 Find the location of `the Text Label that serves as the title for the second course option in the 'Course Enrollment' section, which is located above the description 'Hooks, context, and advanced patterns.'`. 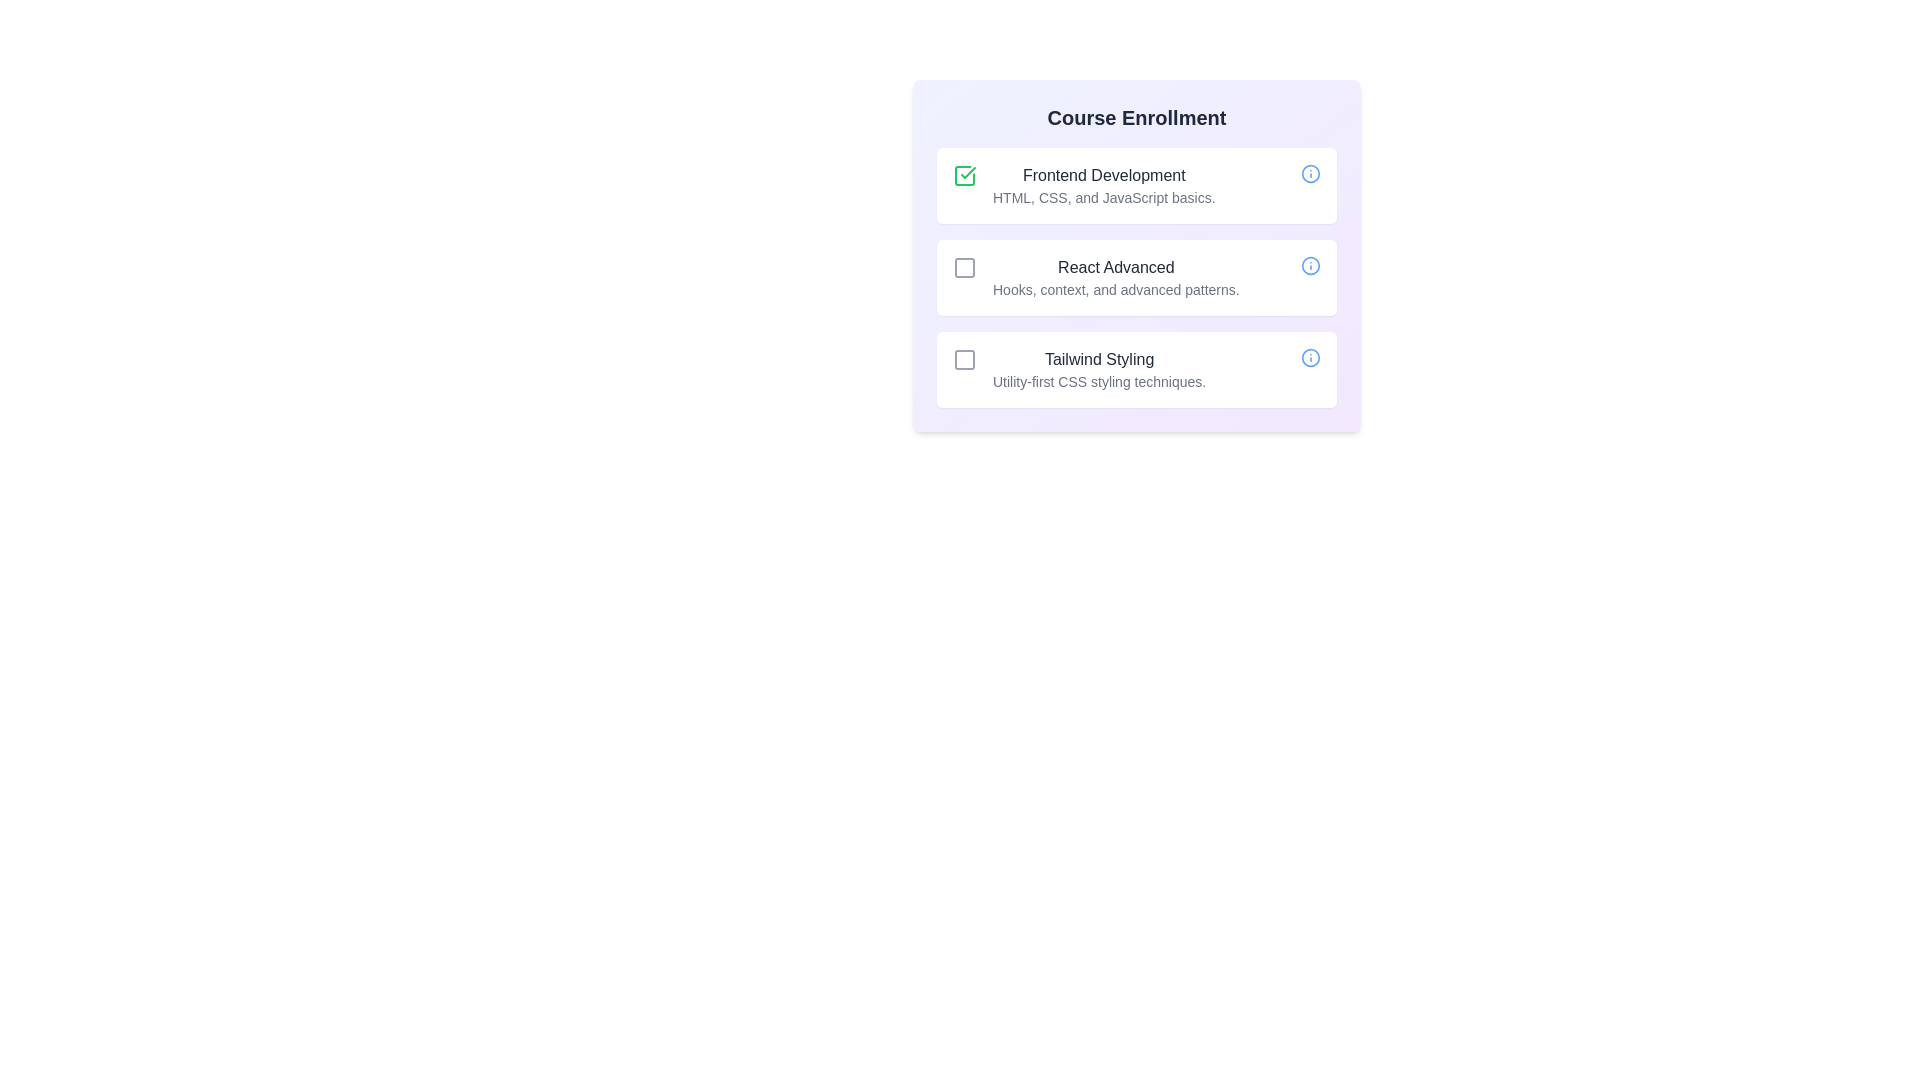

the Text Label that serves as the title for the second course option in the 'Course Enrollment' section, which is located above the description 'Hooks, context, and advanced patterns.' is located at coordinates (1115, 266).